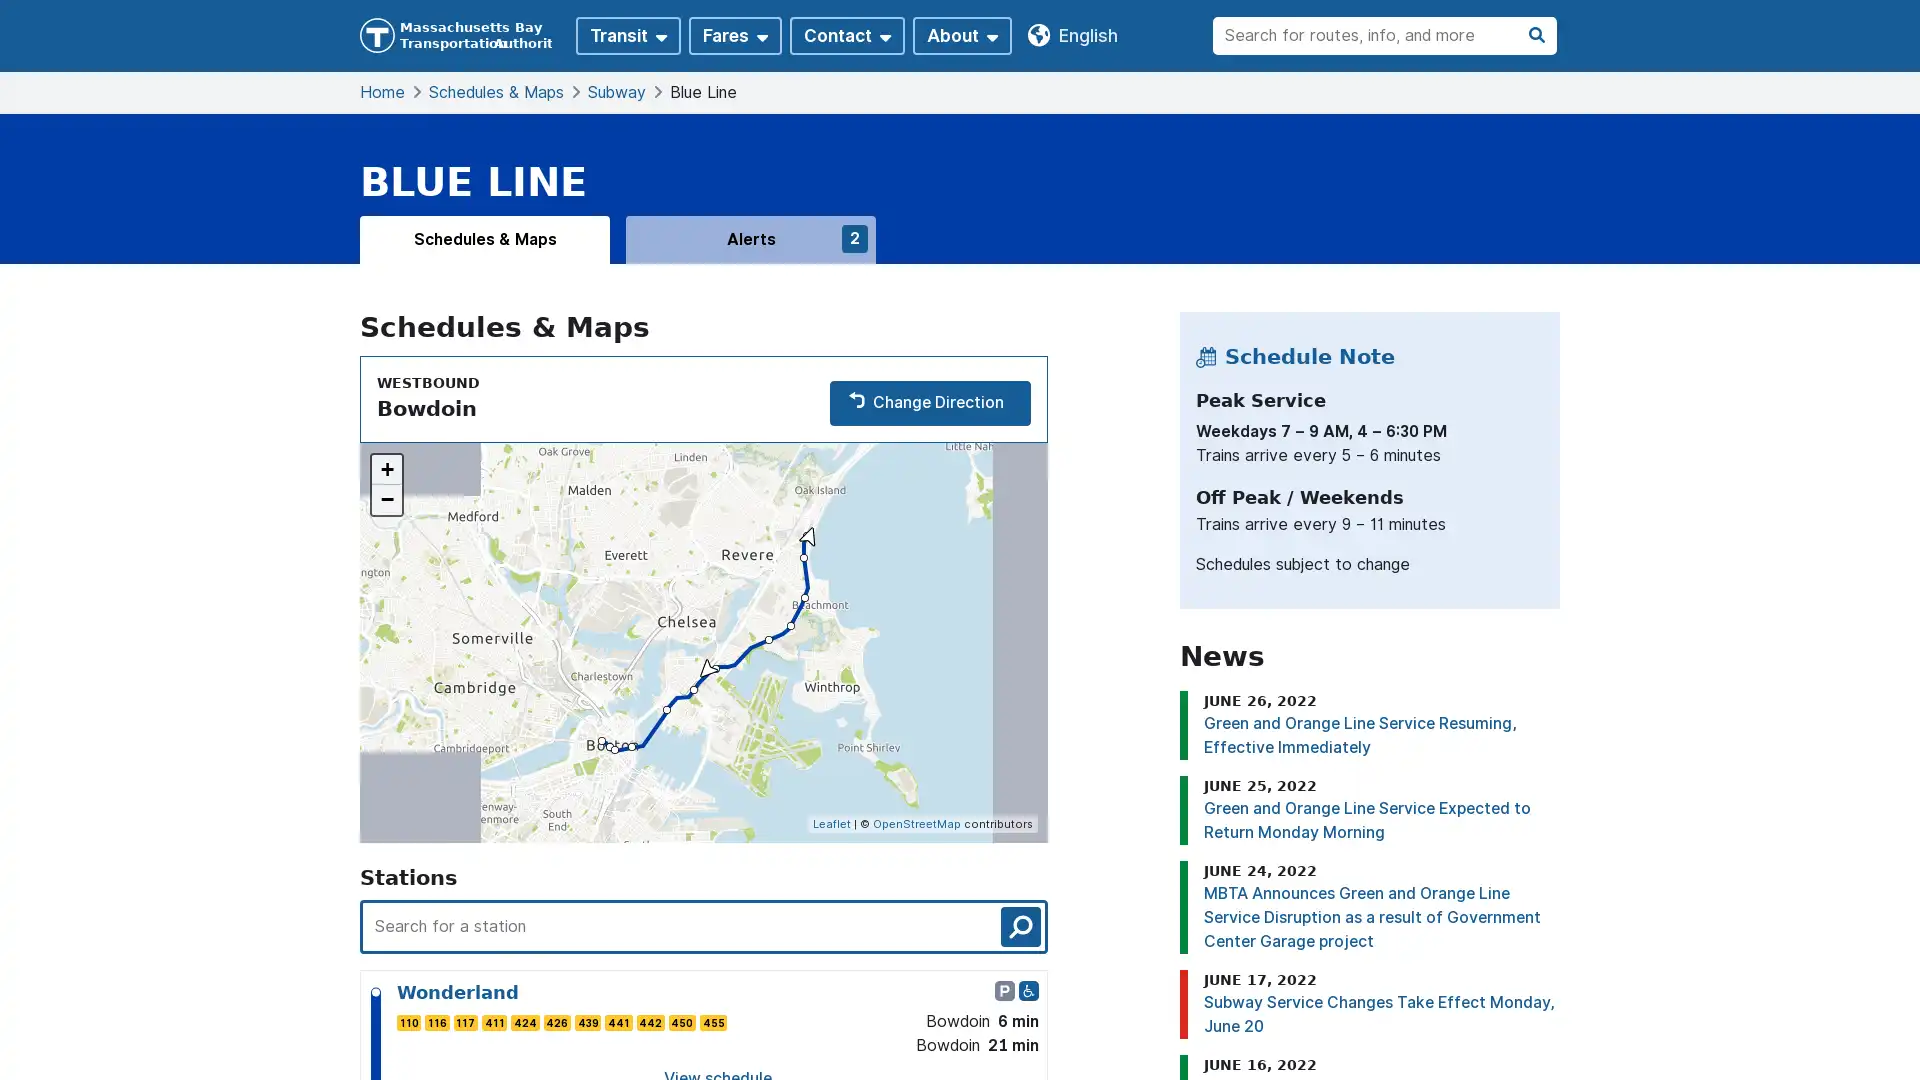 This screenshot has height=1080, width=1920. What do you see at coordinates (929, 402) in the screenshot?
I see `Change Direction` at bounding box center [929, 402].